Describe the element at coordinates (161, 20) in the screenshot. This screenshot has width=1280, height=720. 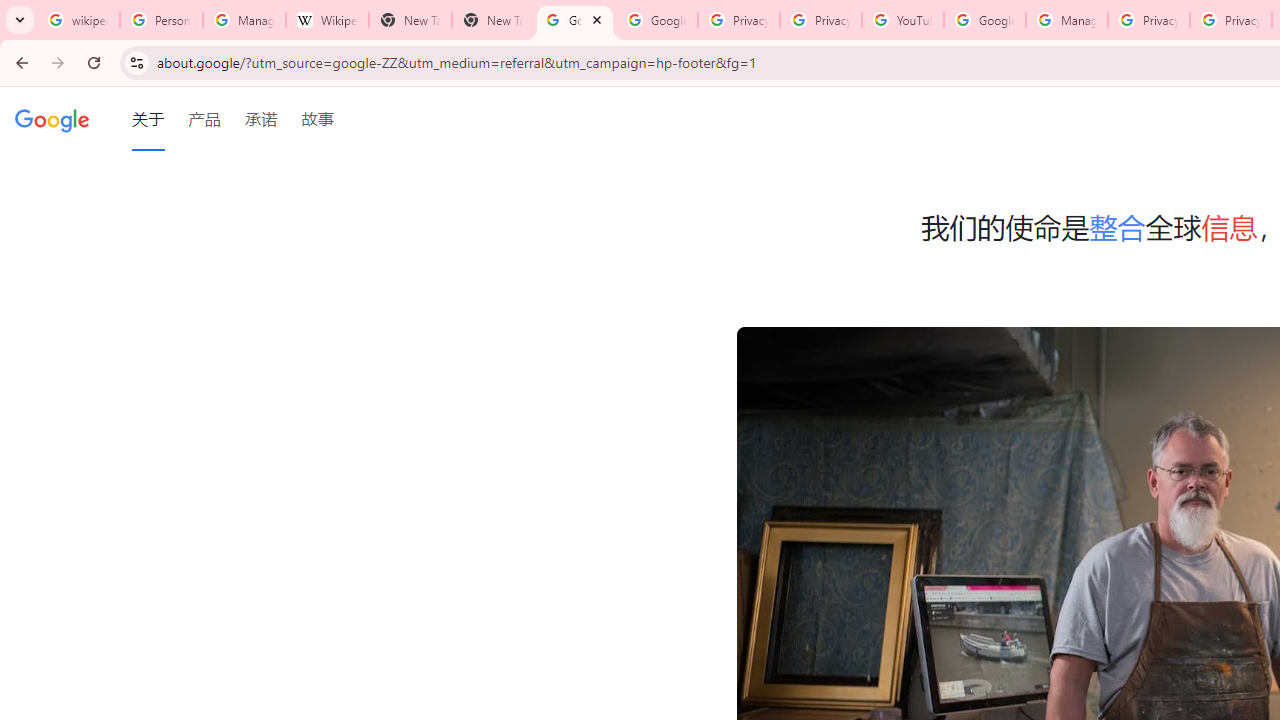
I see `'Personalization & Google Search results - Google Search Help'` at that location.